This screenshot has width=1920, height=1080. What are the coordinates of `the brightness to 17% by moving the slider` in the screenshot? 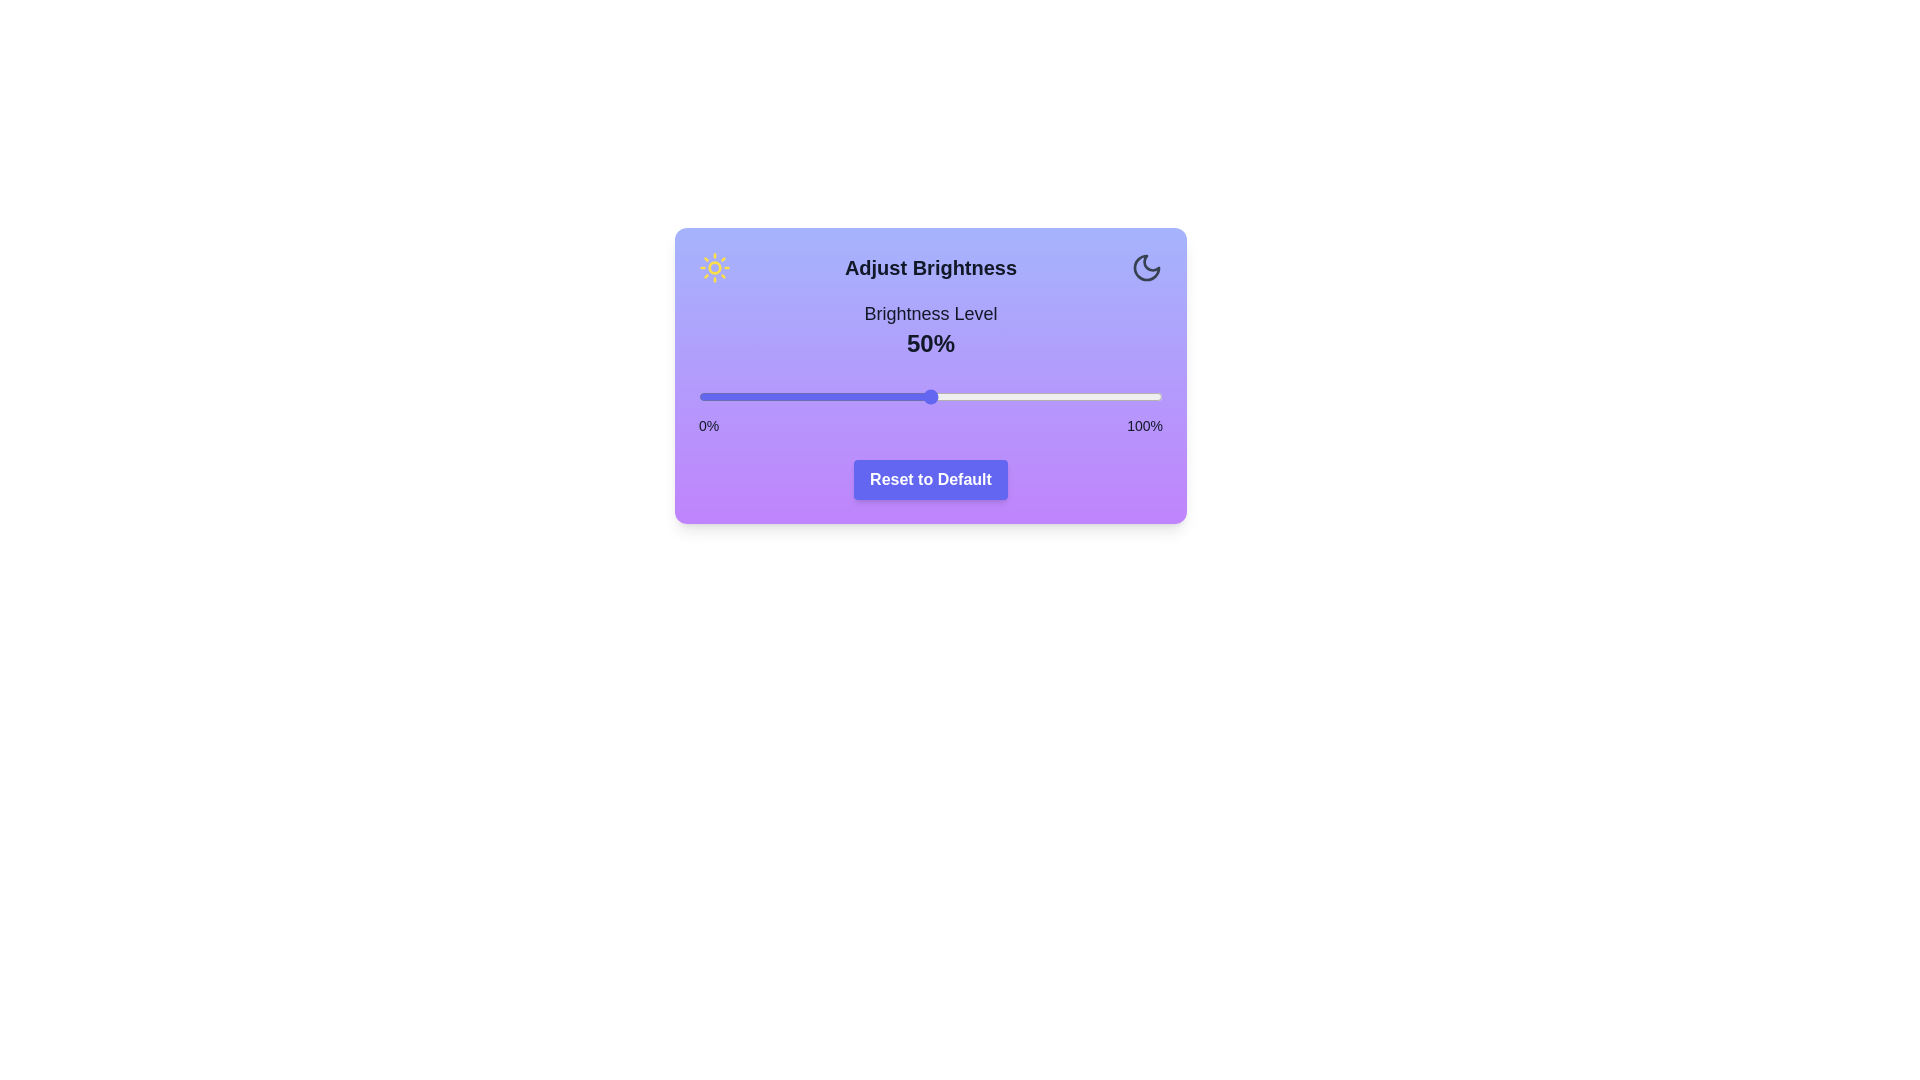 It's located at (776, 397).